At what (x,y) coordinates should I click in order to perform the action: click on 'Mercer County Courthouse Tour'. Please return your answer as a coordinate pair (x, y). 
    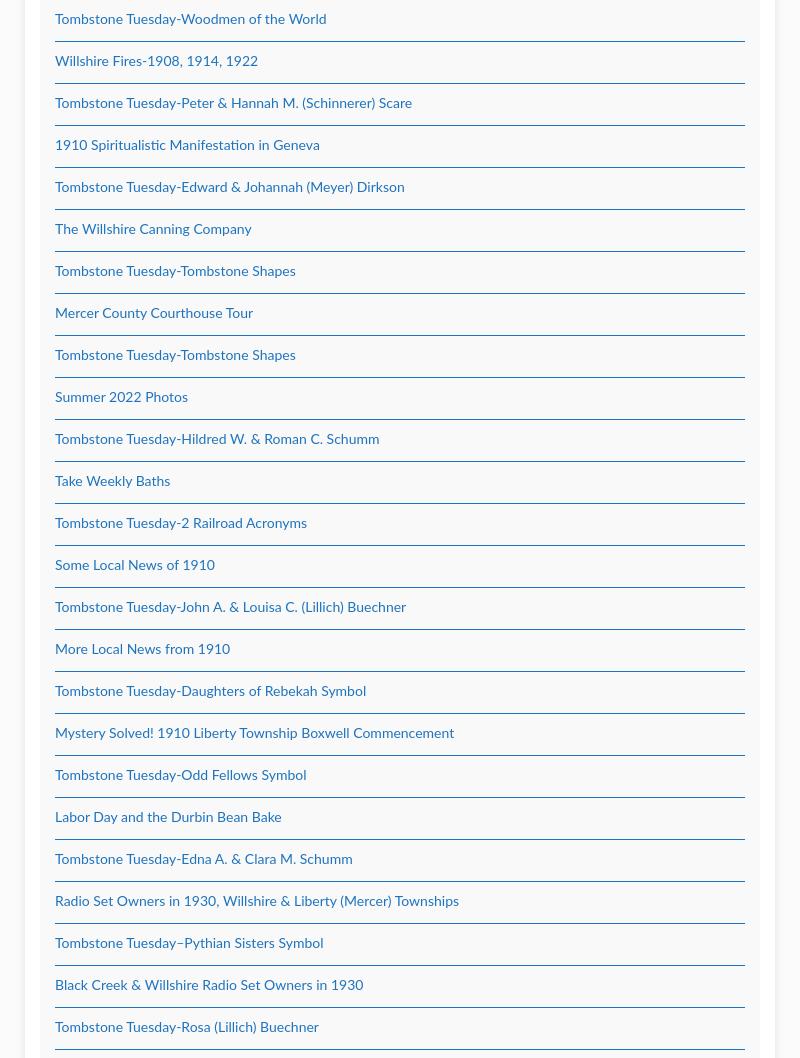
    Looking at the image, I should click on (54, 313).